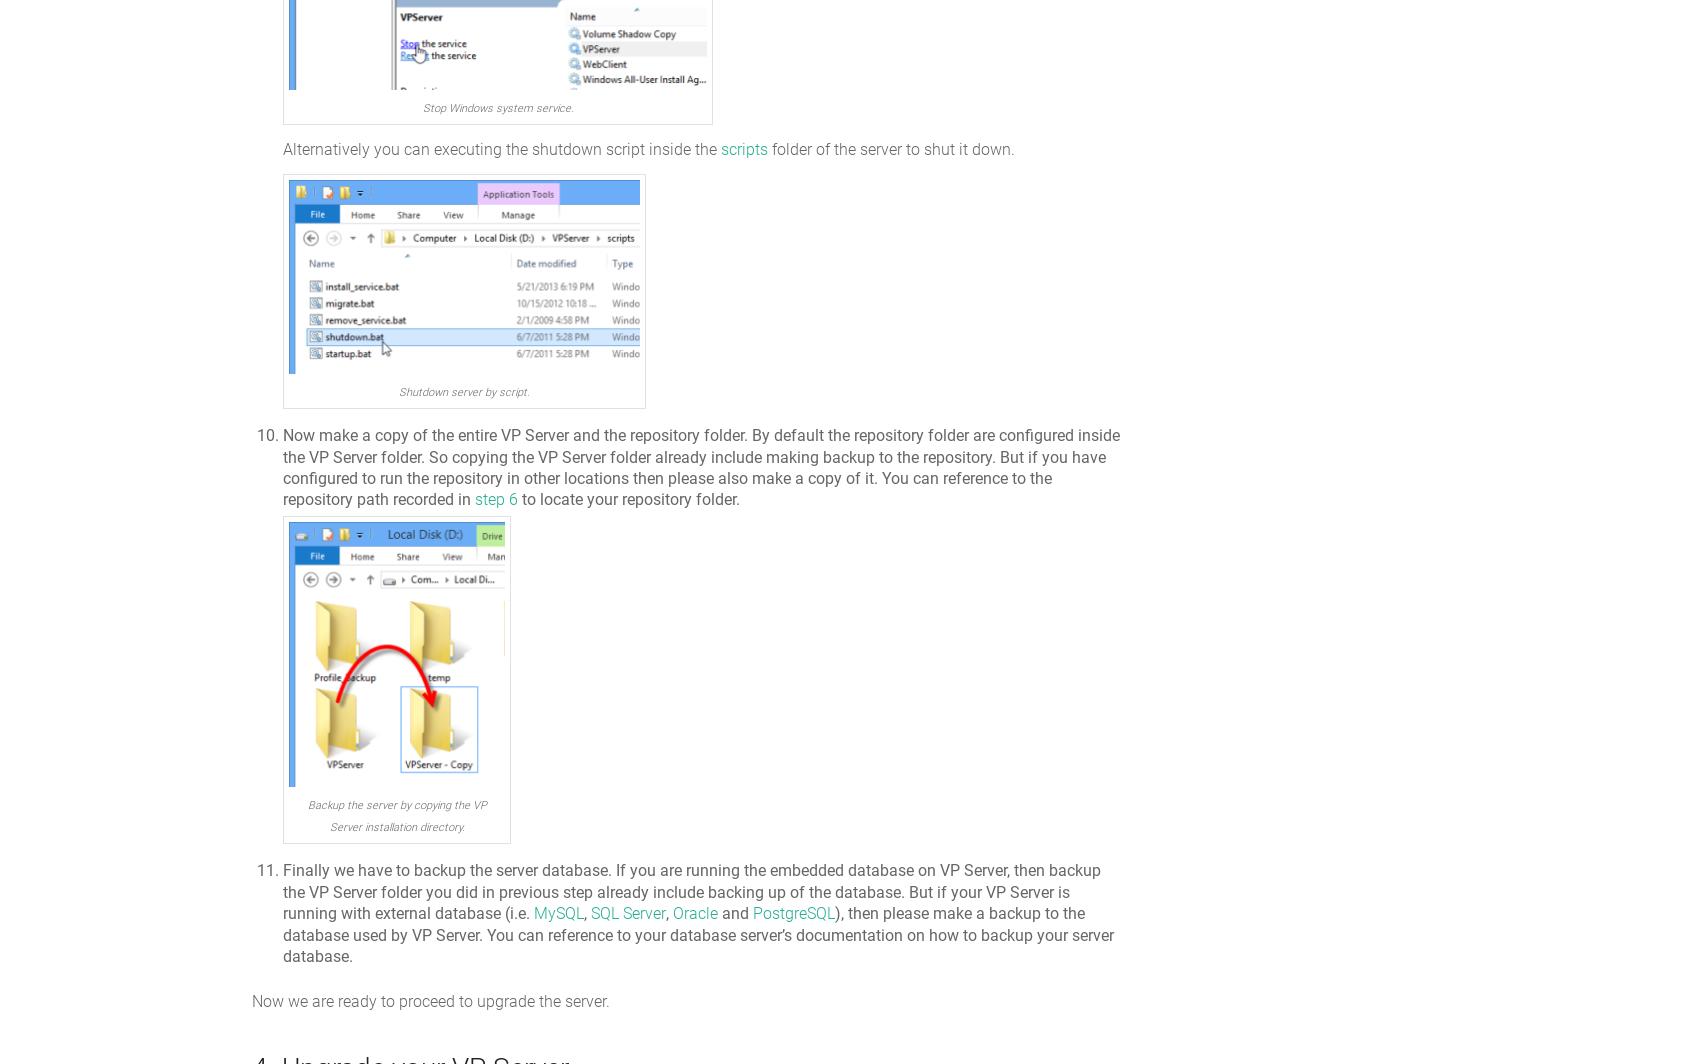 This screenshot has height=1064, width=1684. What do you see at coordinates (501, 148) in the screenshot?
I see `'Alternatively you can executing the shutdown script inside the'` at bounding box center [501, 148].